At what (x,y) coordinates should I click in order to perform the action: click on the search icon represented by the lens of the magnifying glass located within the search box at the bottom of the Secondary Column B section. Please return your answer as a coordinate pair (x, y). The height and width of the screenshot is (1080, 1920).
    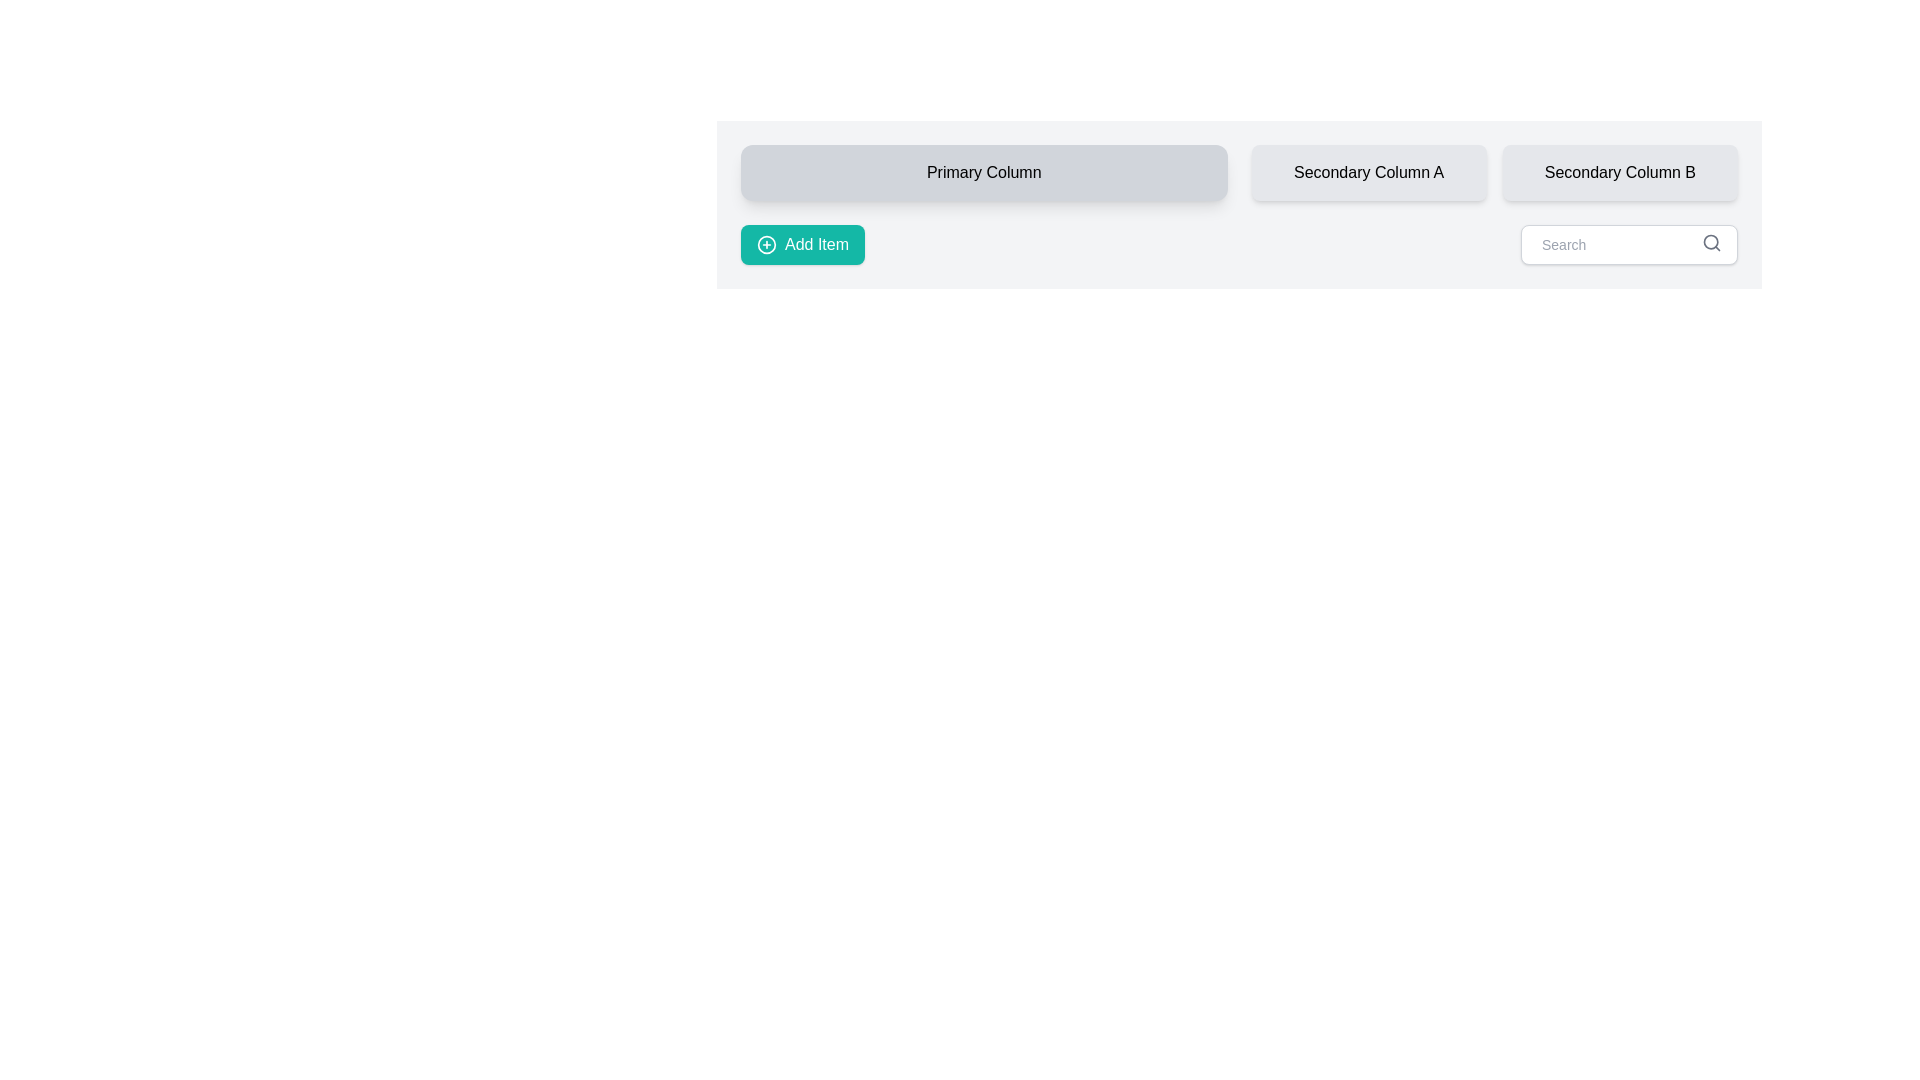
    Looking at the image, I should click on (1710, 241).